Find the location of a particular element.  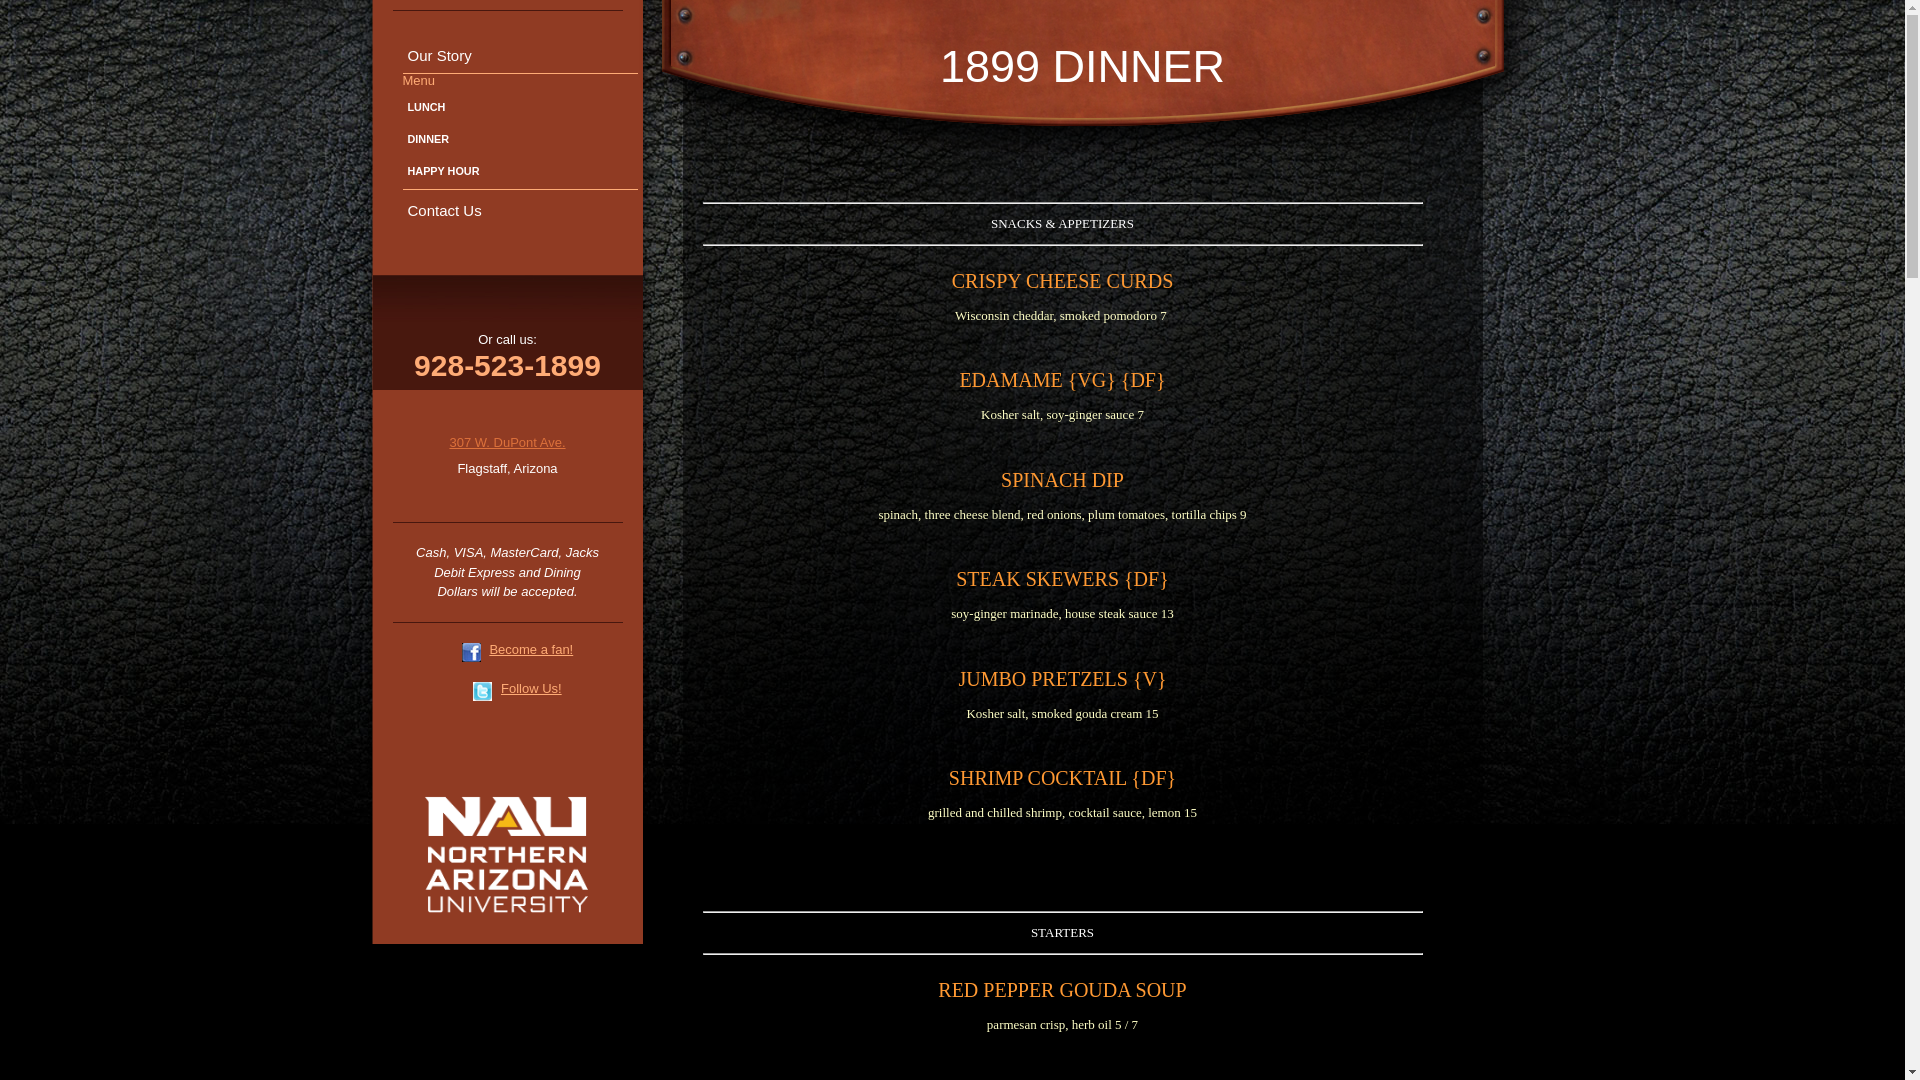

'DINNER' is located at coordinates (519, 138).